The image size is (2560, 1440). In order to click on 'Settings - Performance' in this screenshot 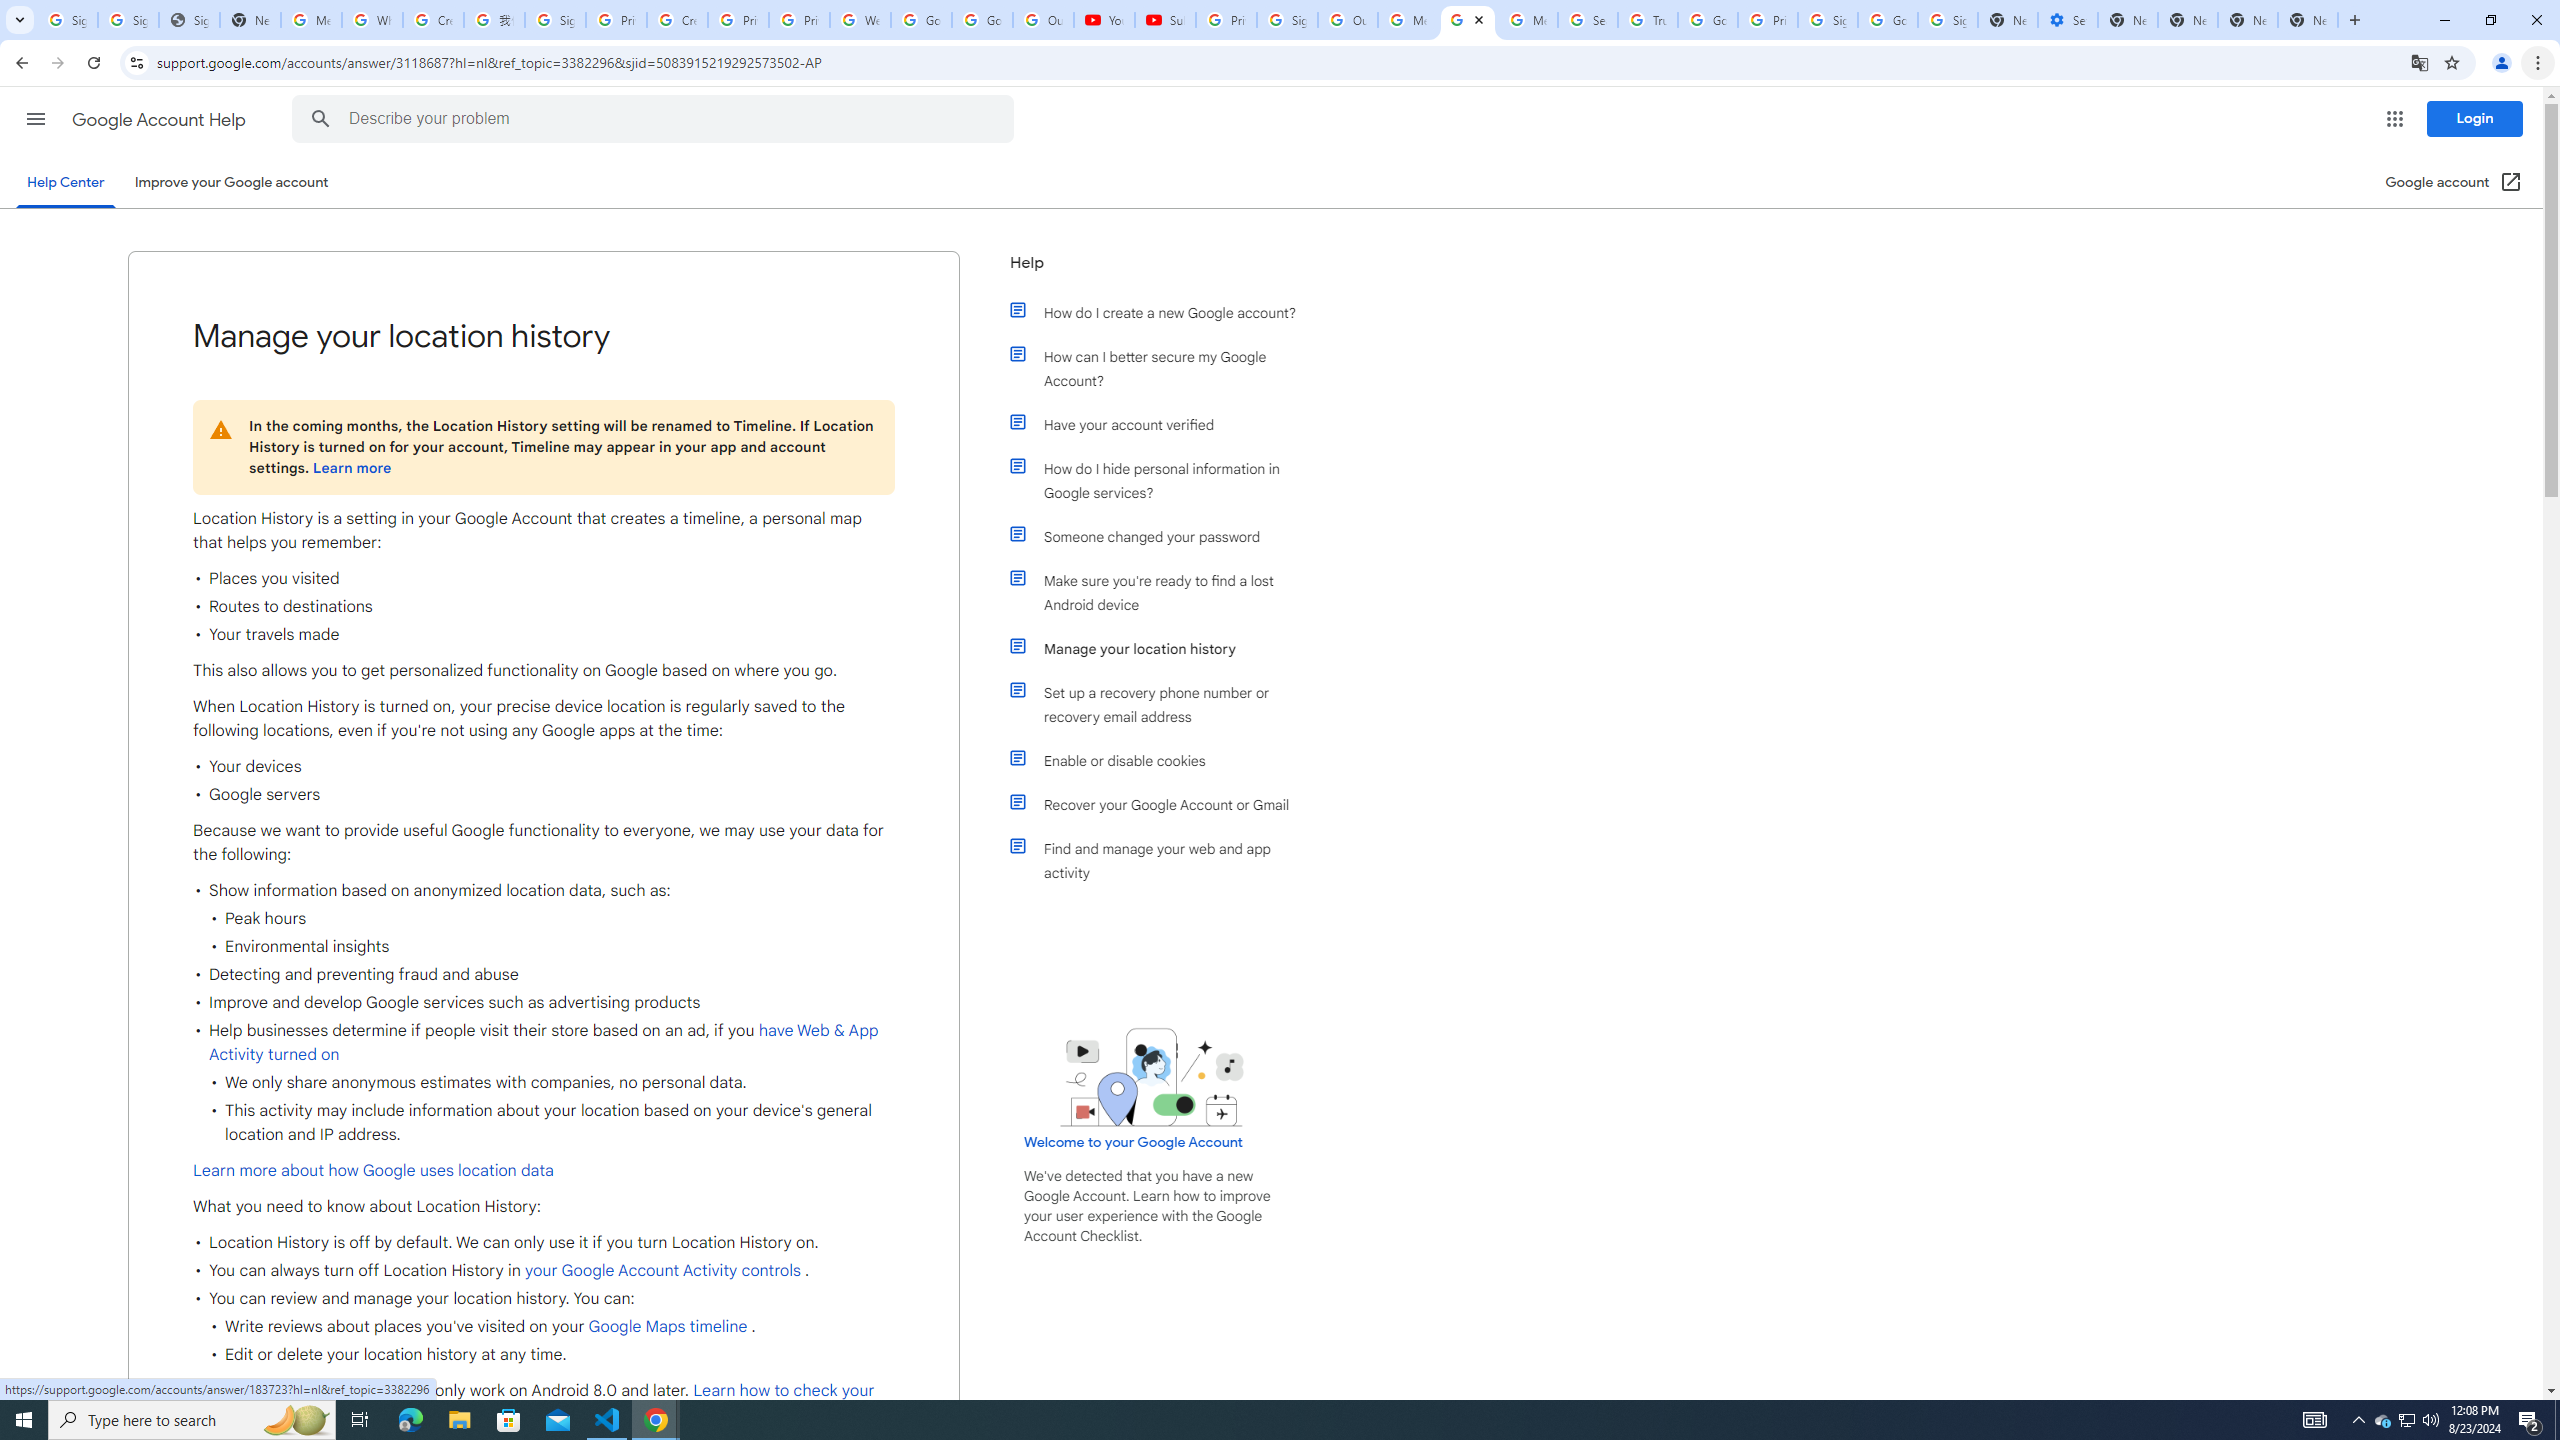, I will do `click(2067, 19)`.